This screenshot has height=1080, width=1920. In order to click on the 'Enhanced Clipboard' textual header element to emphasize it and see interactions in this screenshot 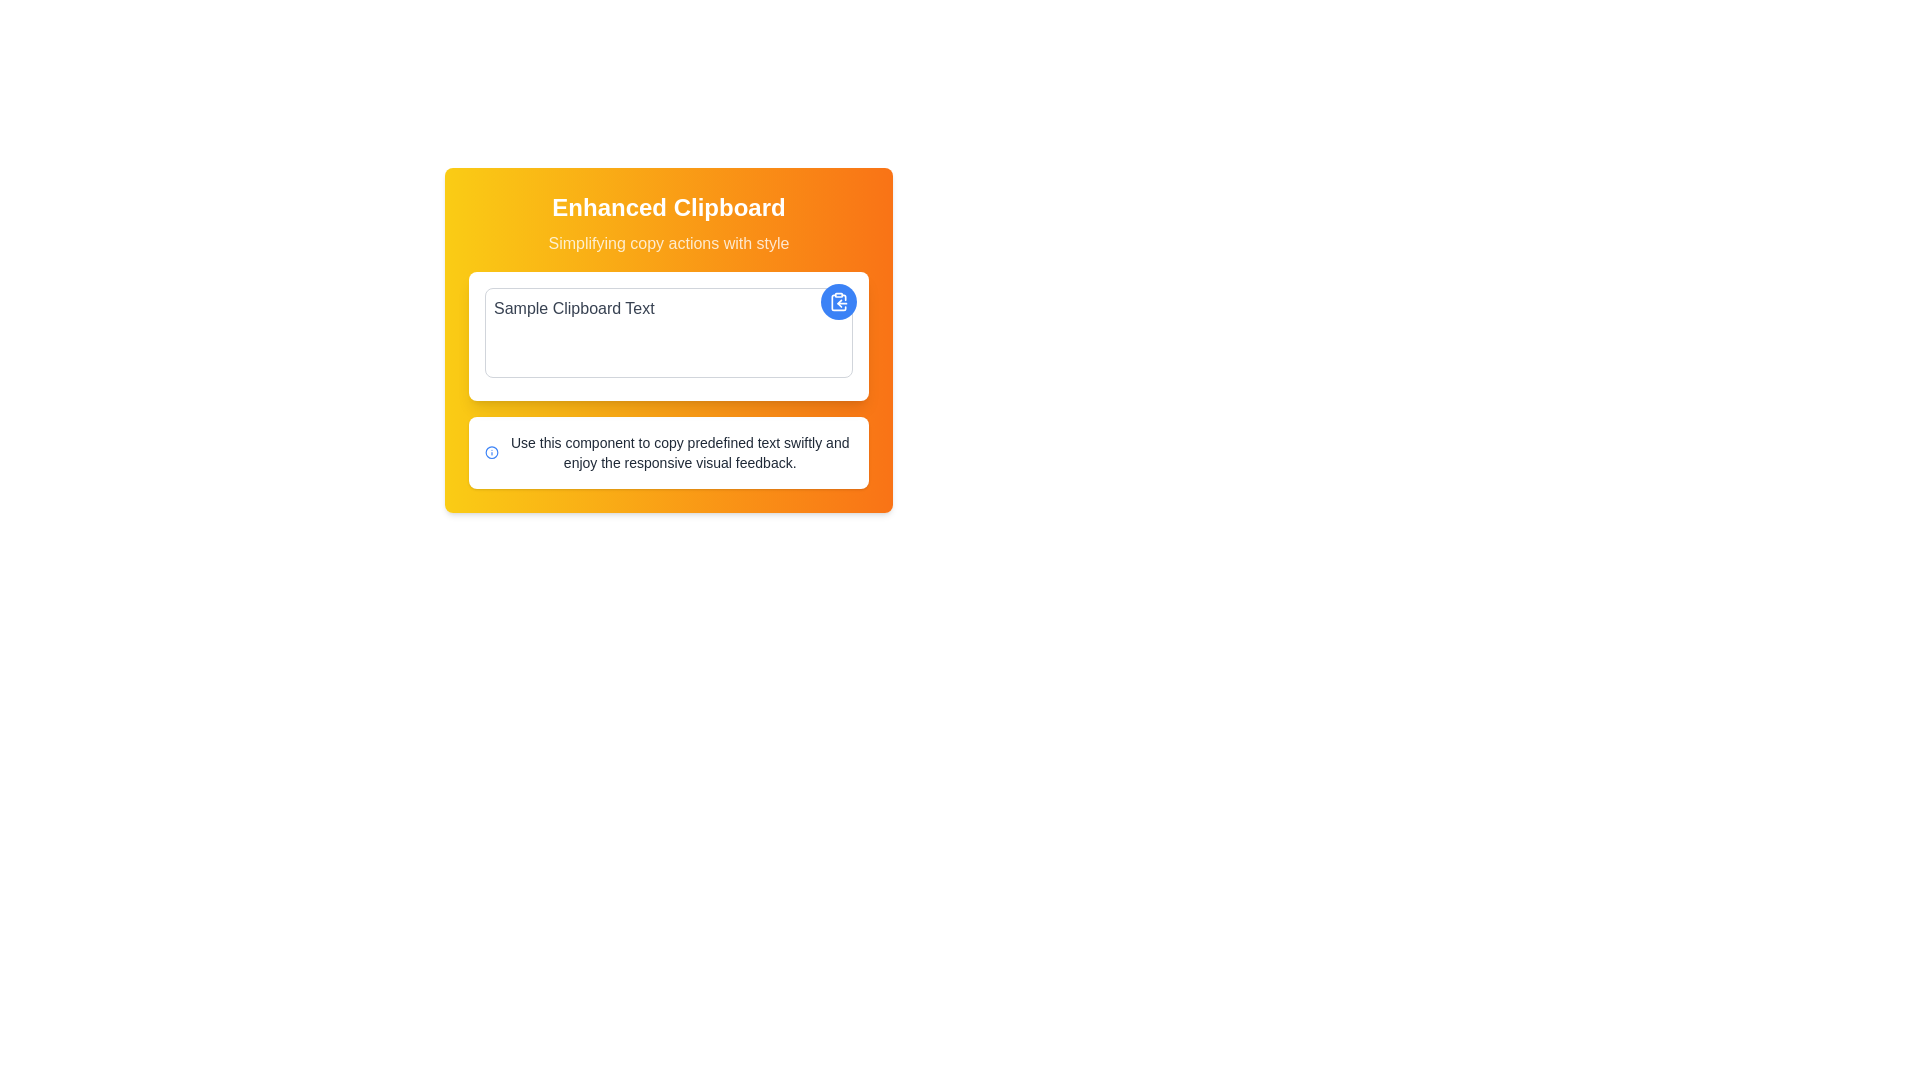, I will do `click(668, 223)`.